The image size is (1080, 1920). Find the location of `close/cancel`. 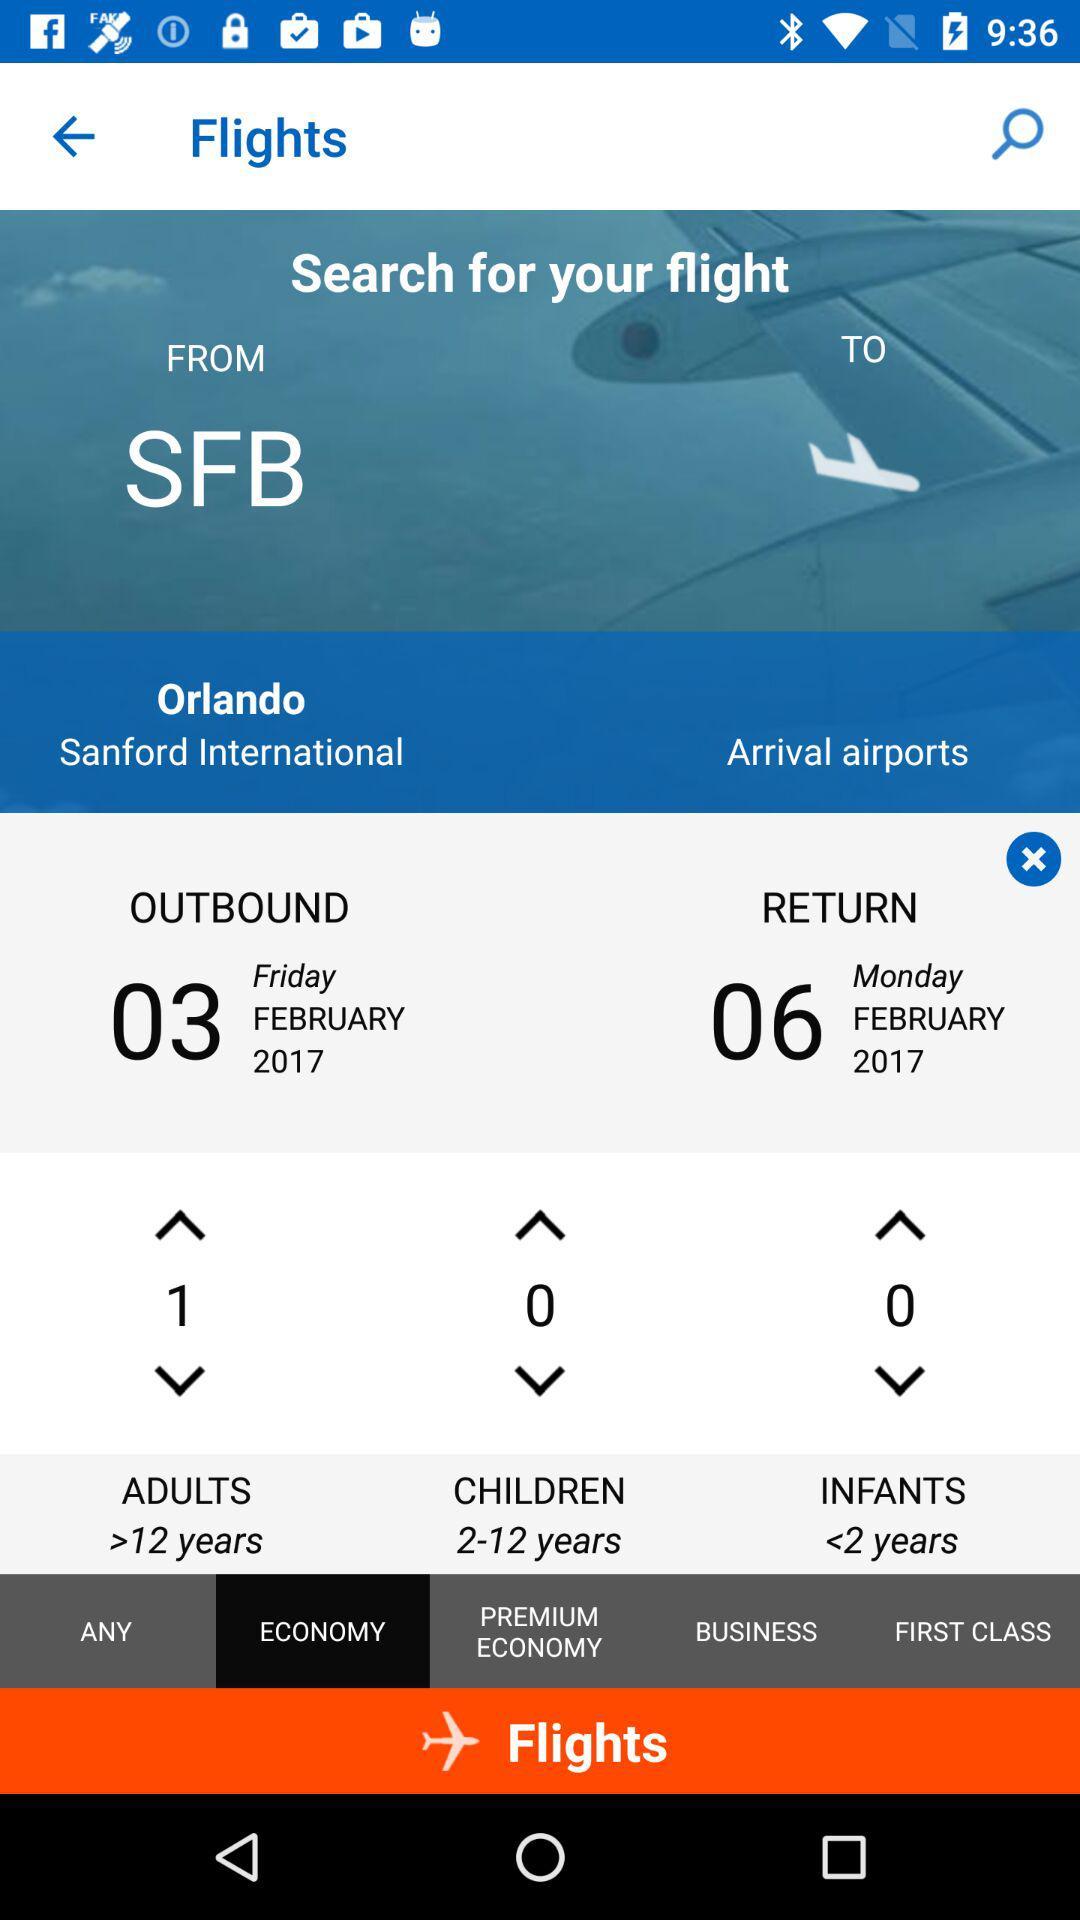

close/cancel is located at coordinates (1033, 859).